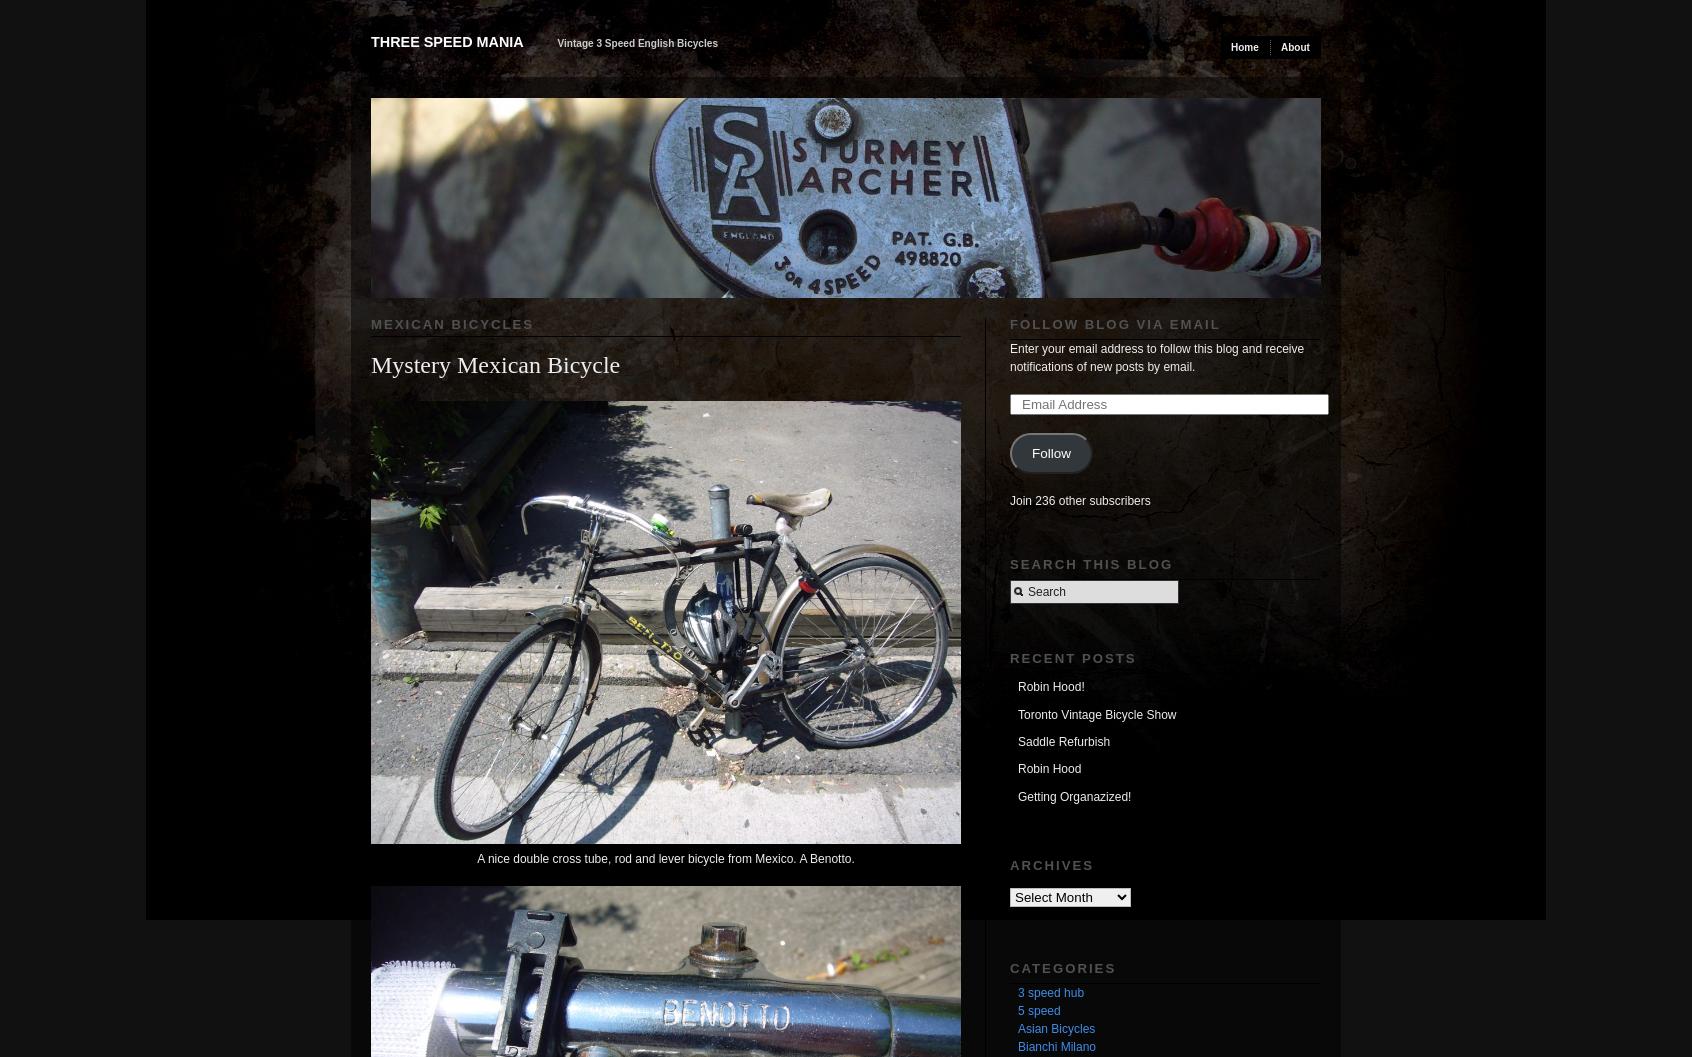 The width and height of the screenshot is (1692, 1057). I want to click on 'Asian Bicycles', so click(1055, 1027).